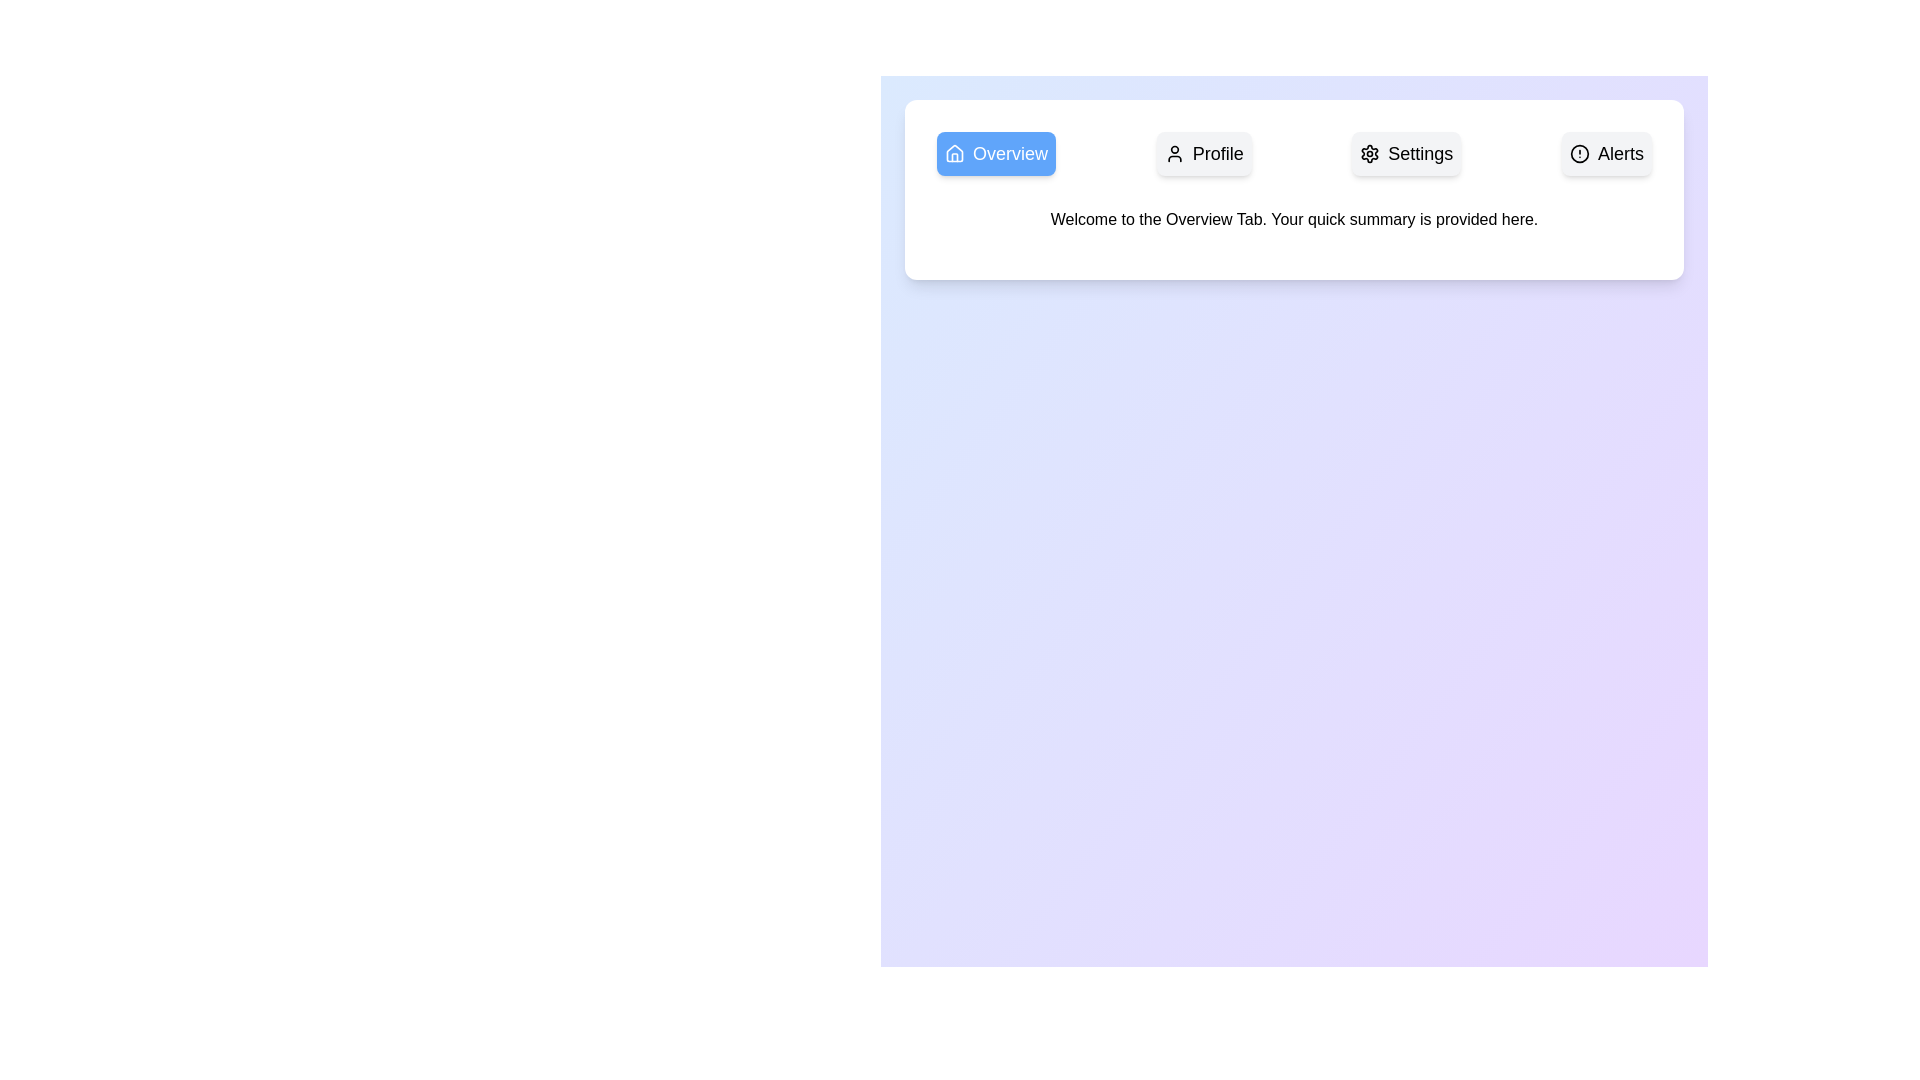 The image size is (1920, 1080). I want to click on the button in the navigation bar that allows users, so click(1405, 153).